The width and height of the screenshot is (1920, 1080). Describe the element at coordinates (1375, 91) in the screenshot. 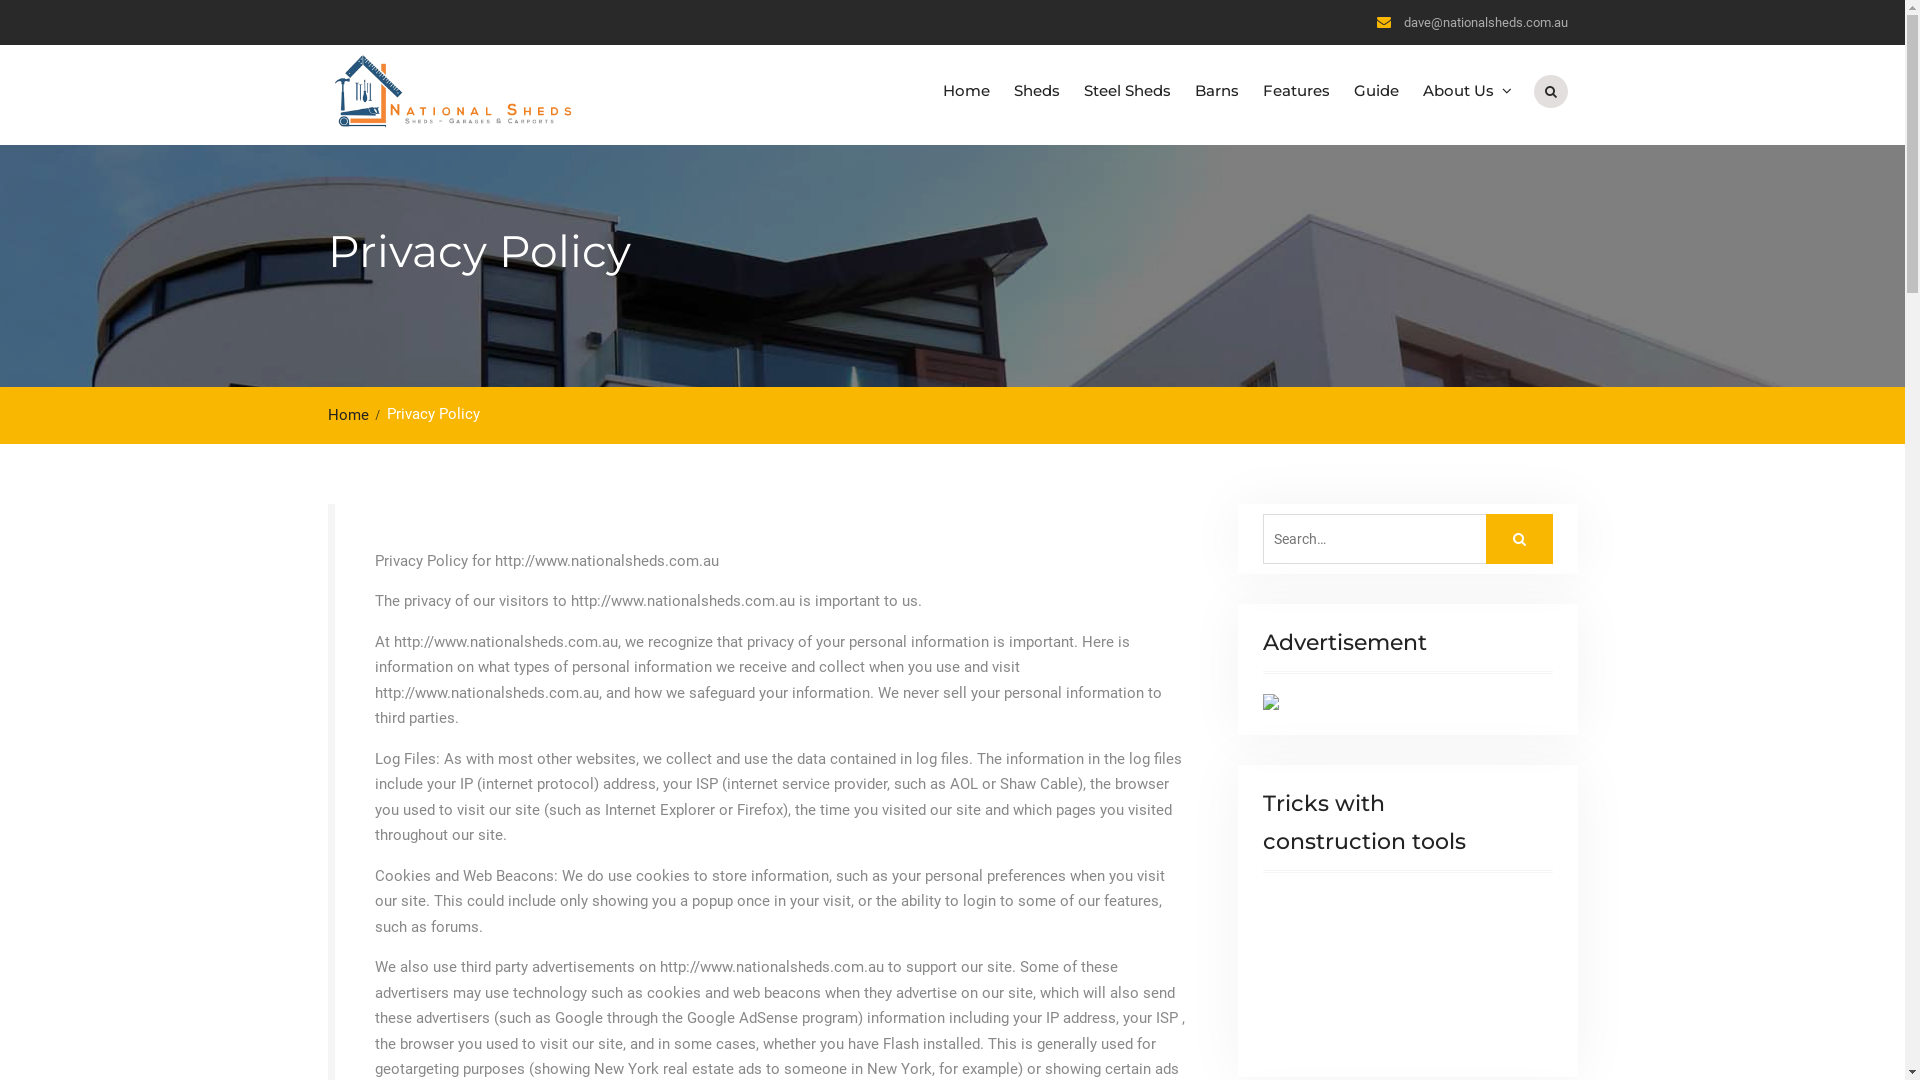

I see `'Guide'` at that location.